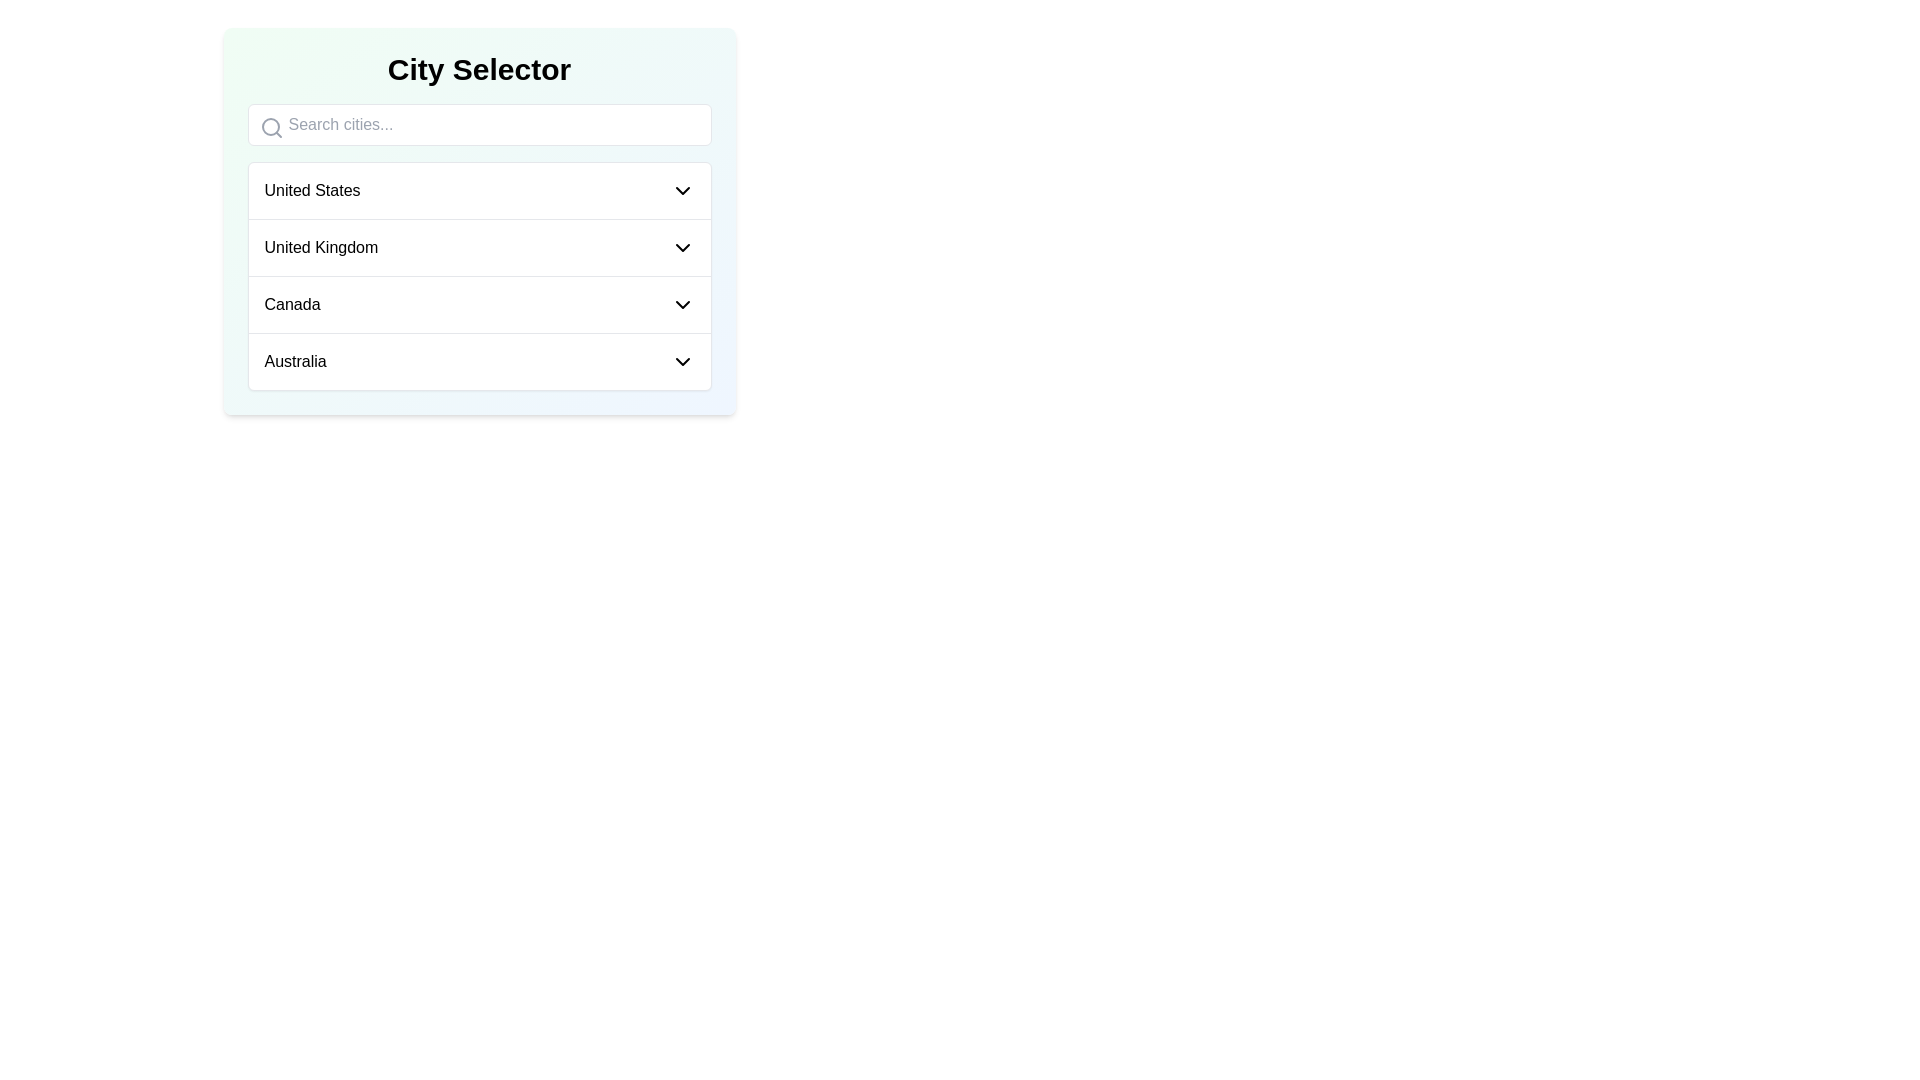  Describe the element at coordinates (269, 127) in the screenshot. I see `the circular search icon component that is part of the magnifying glass icon located within the input field labeled 'Search cities...'` at that location.